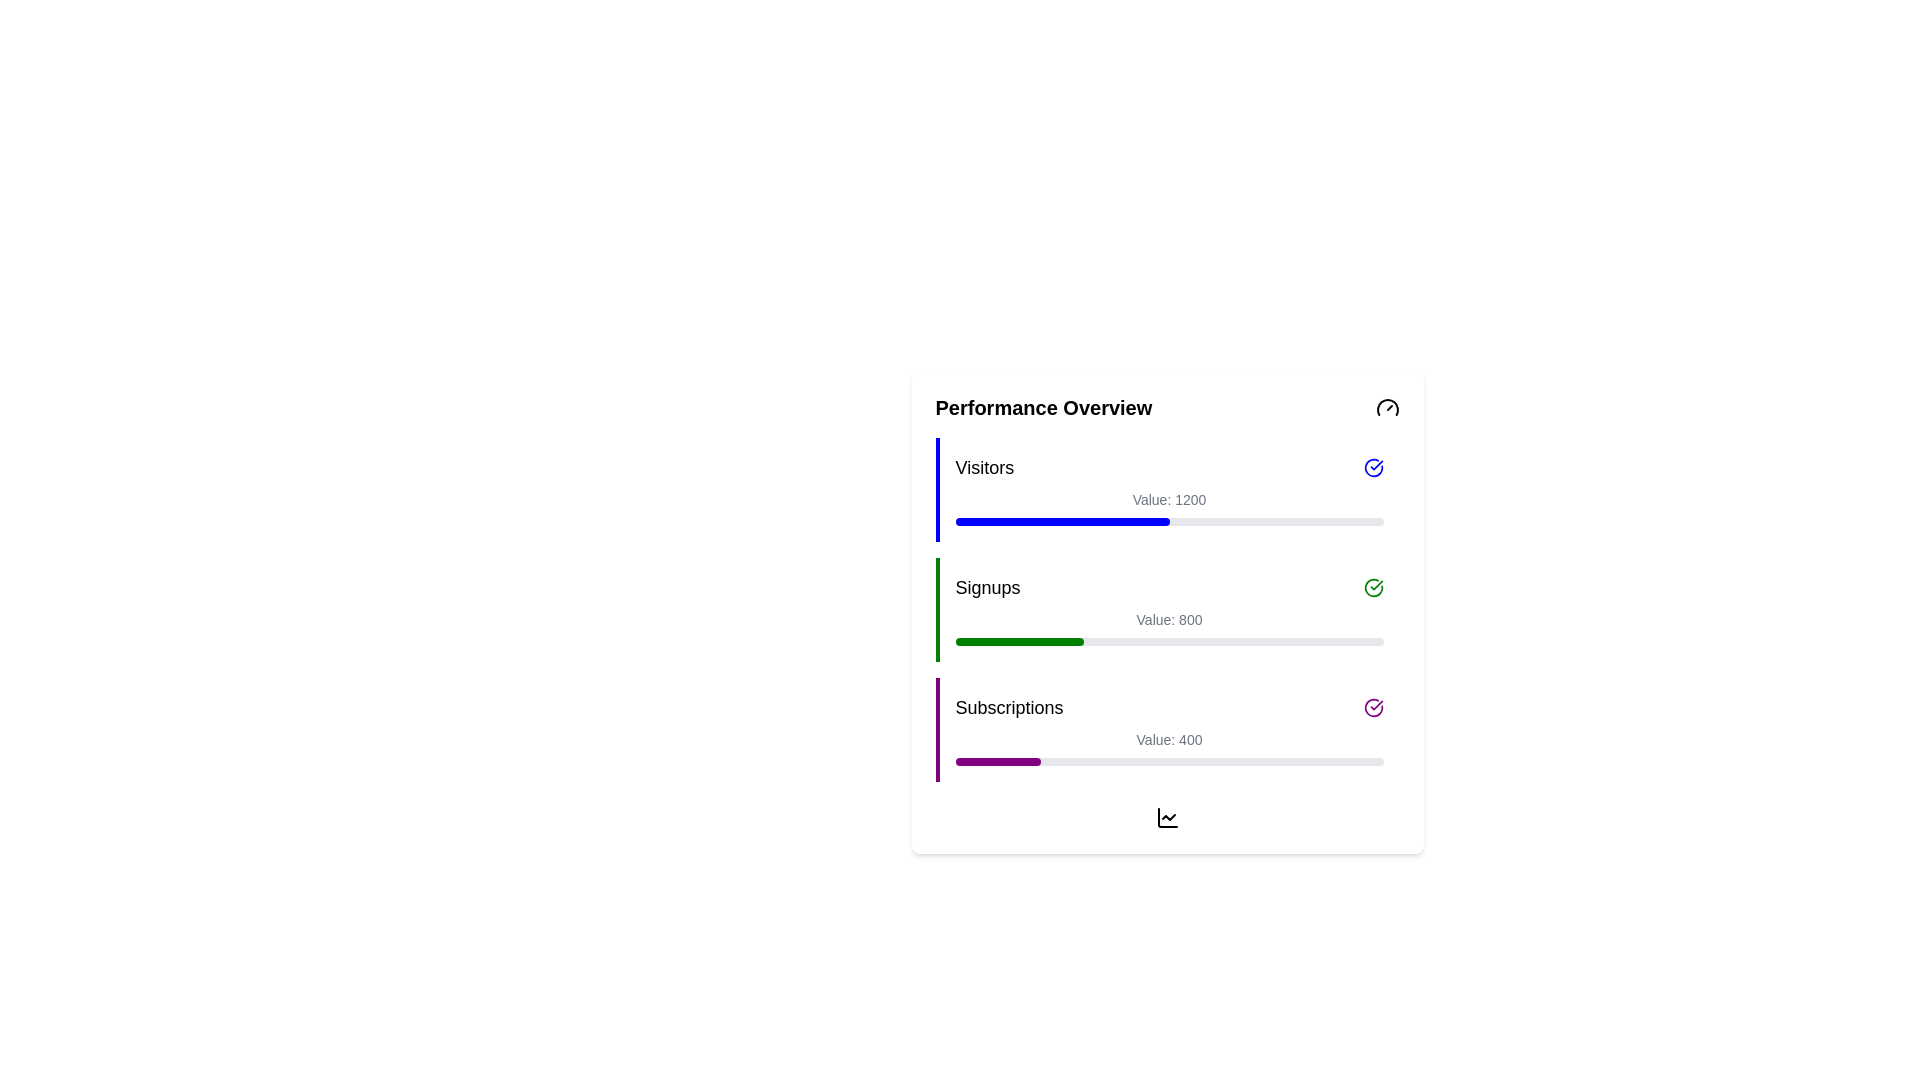  What do you see at coordinates (1372, 467) in the screenshot?
I see `the circular icon with a blue outline and checkmark inside, located at the far right of the 'Visitors' header in the performance overview section` at bounding box center [1372, 467].